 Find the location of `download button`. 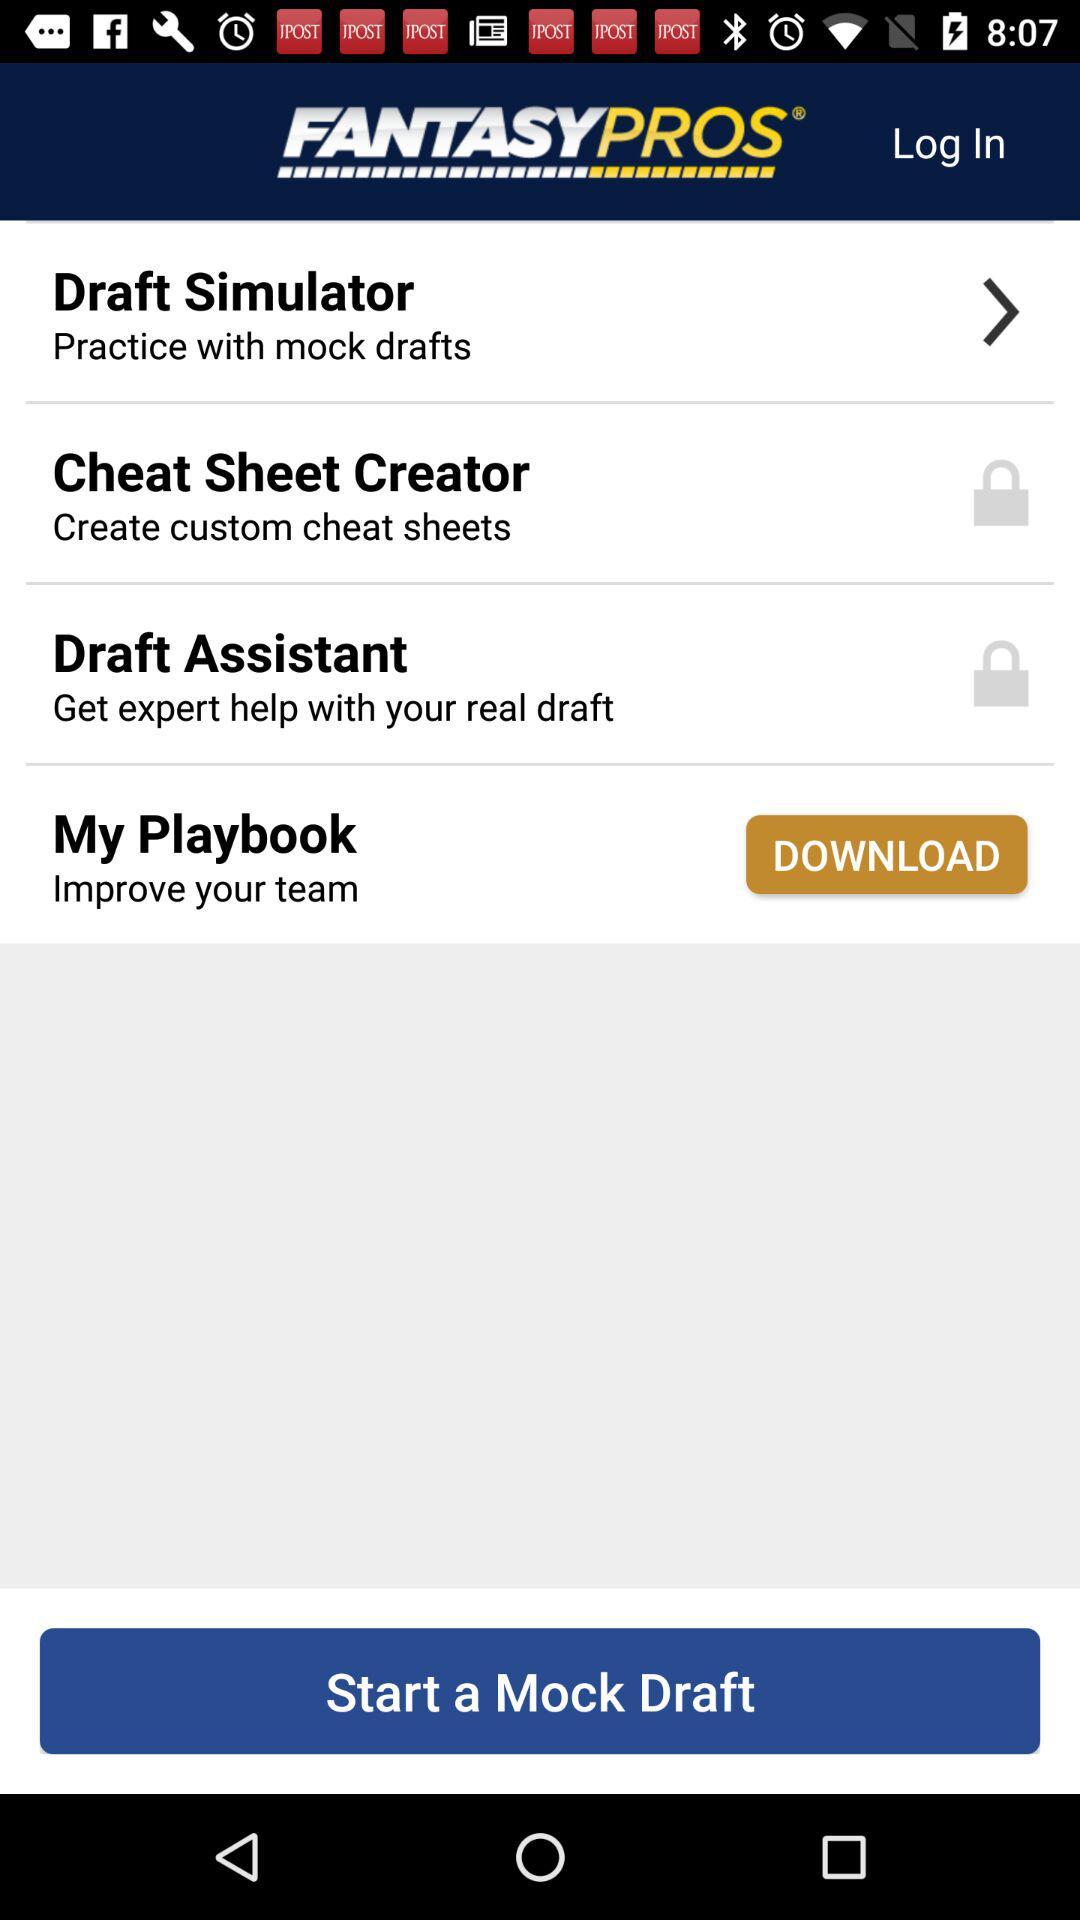

download button is located at coordinates (885, 854).